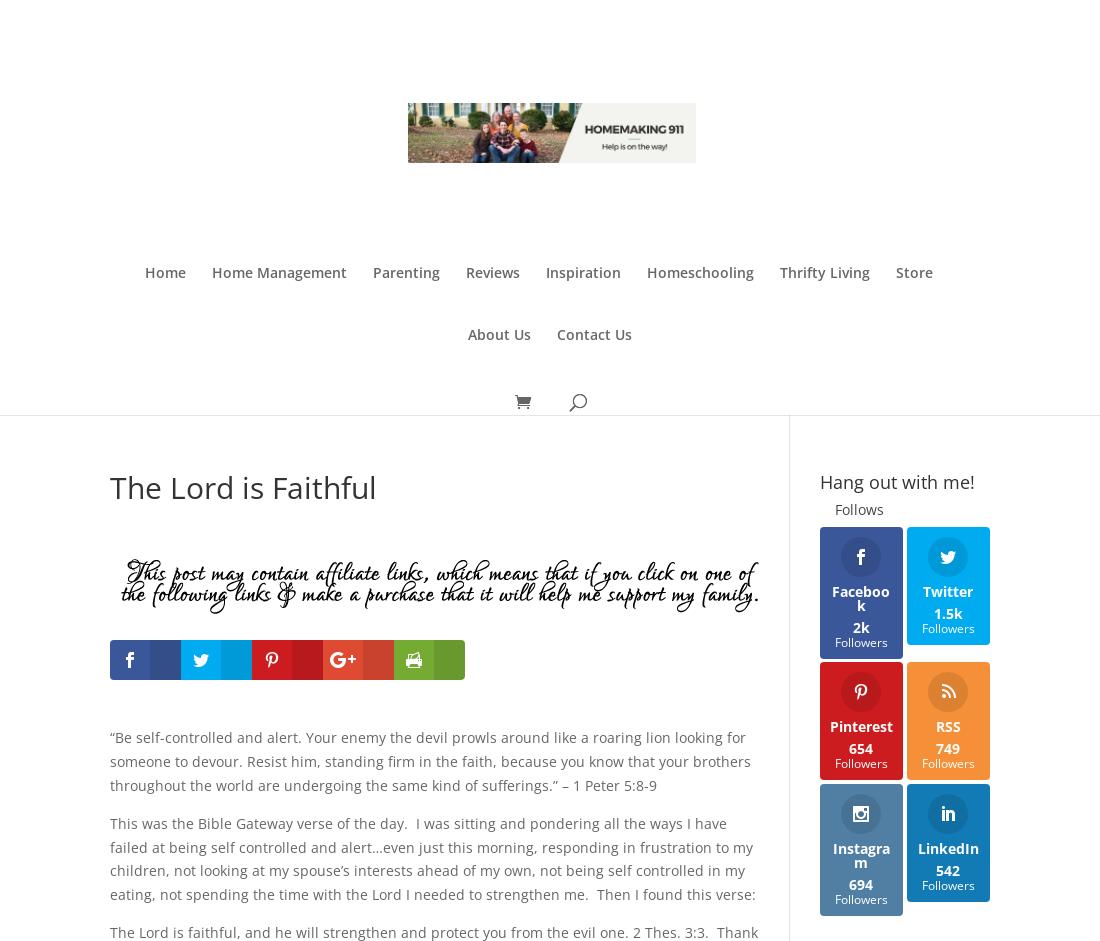 This screenshot has width=1100, height=941. What do you see at coordinates (847, 883) in the screenshot?
I see `'694'` at bounding box center [847, 883].